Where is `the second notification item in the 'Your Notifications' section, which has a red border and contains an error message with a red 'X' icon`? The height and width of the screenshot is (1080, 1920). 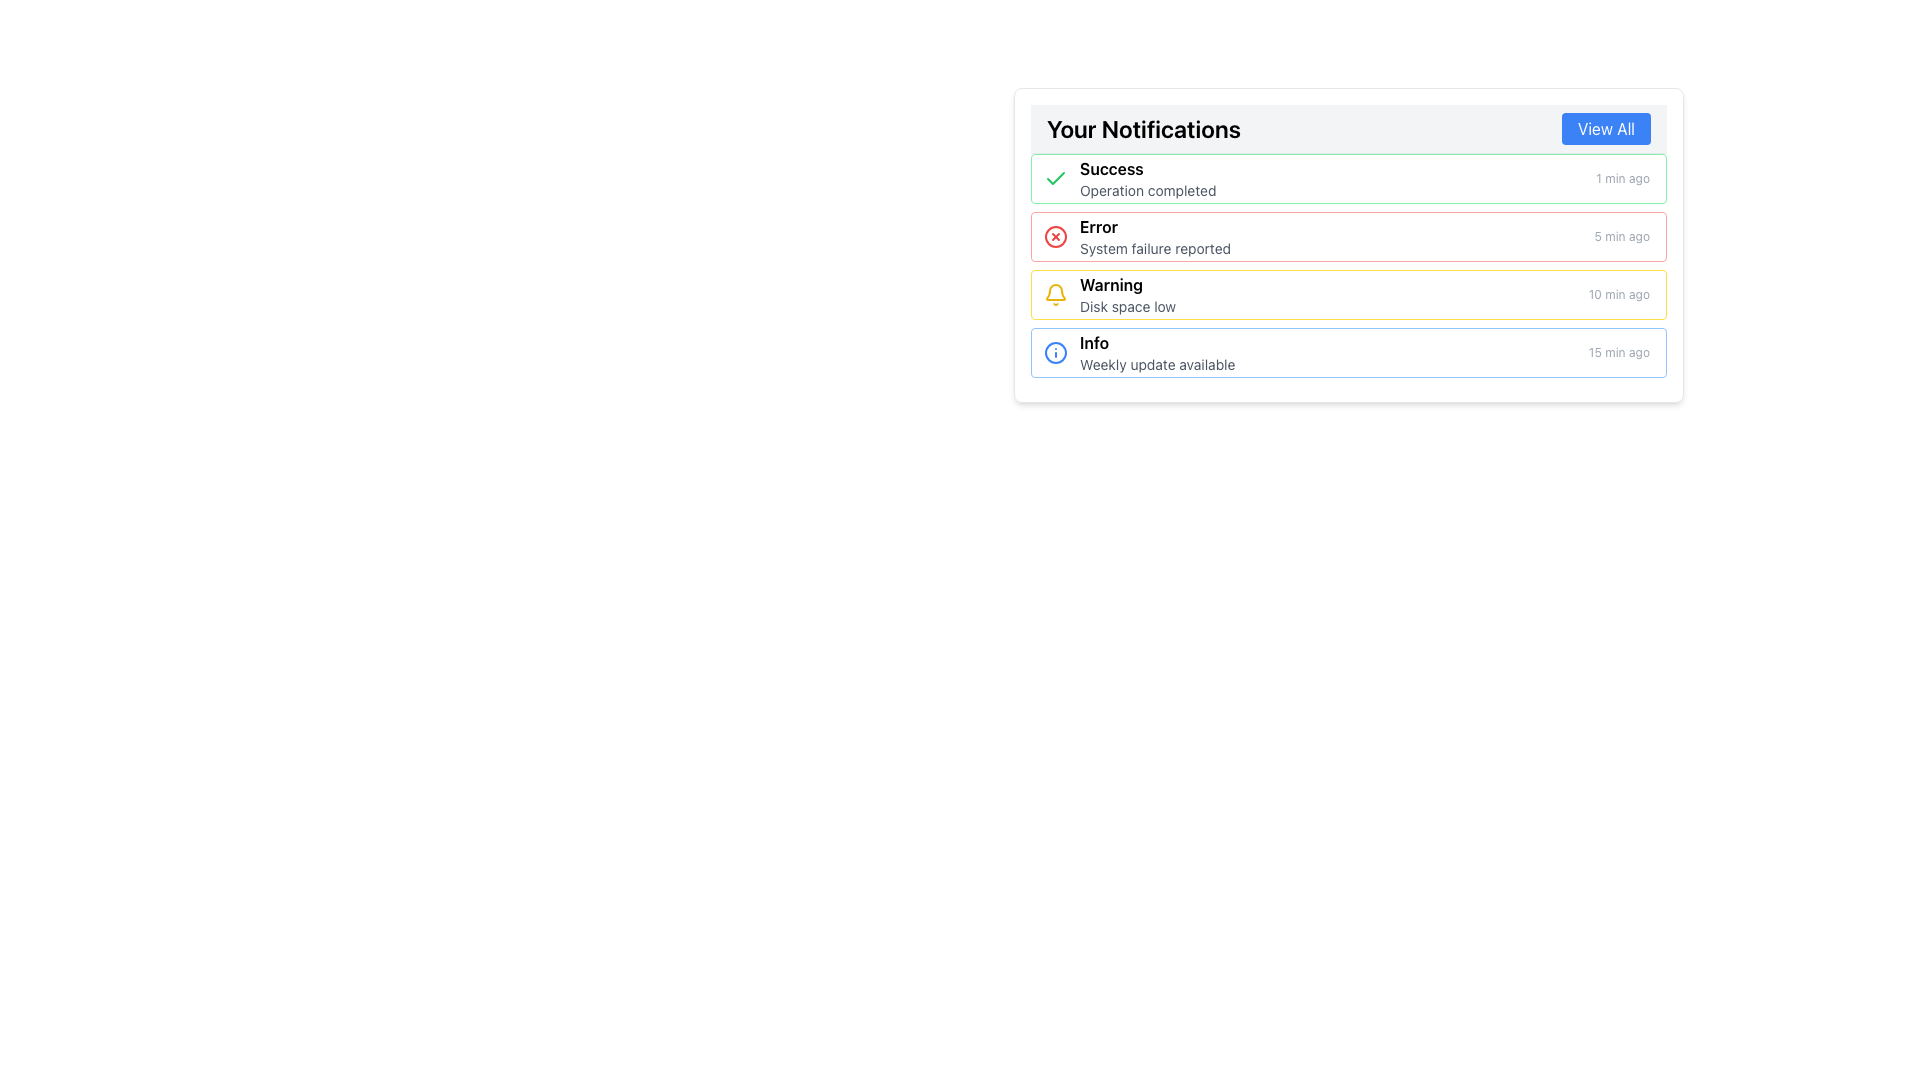 the second notification item in the 'Your Notifications' section, which has a red border and contains an error message with a red 'X' icon is located at coordinates (1348, 265).